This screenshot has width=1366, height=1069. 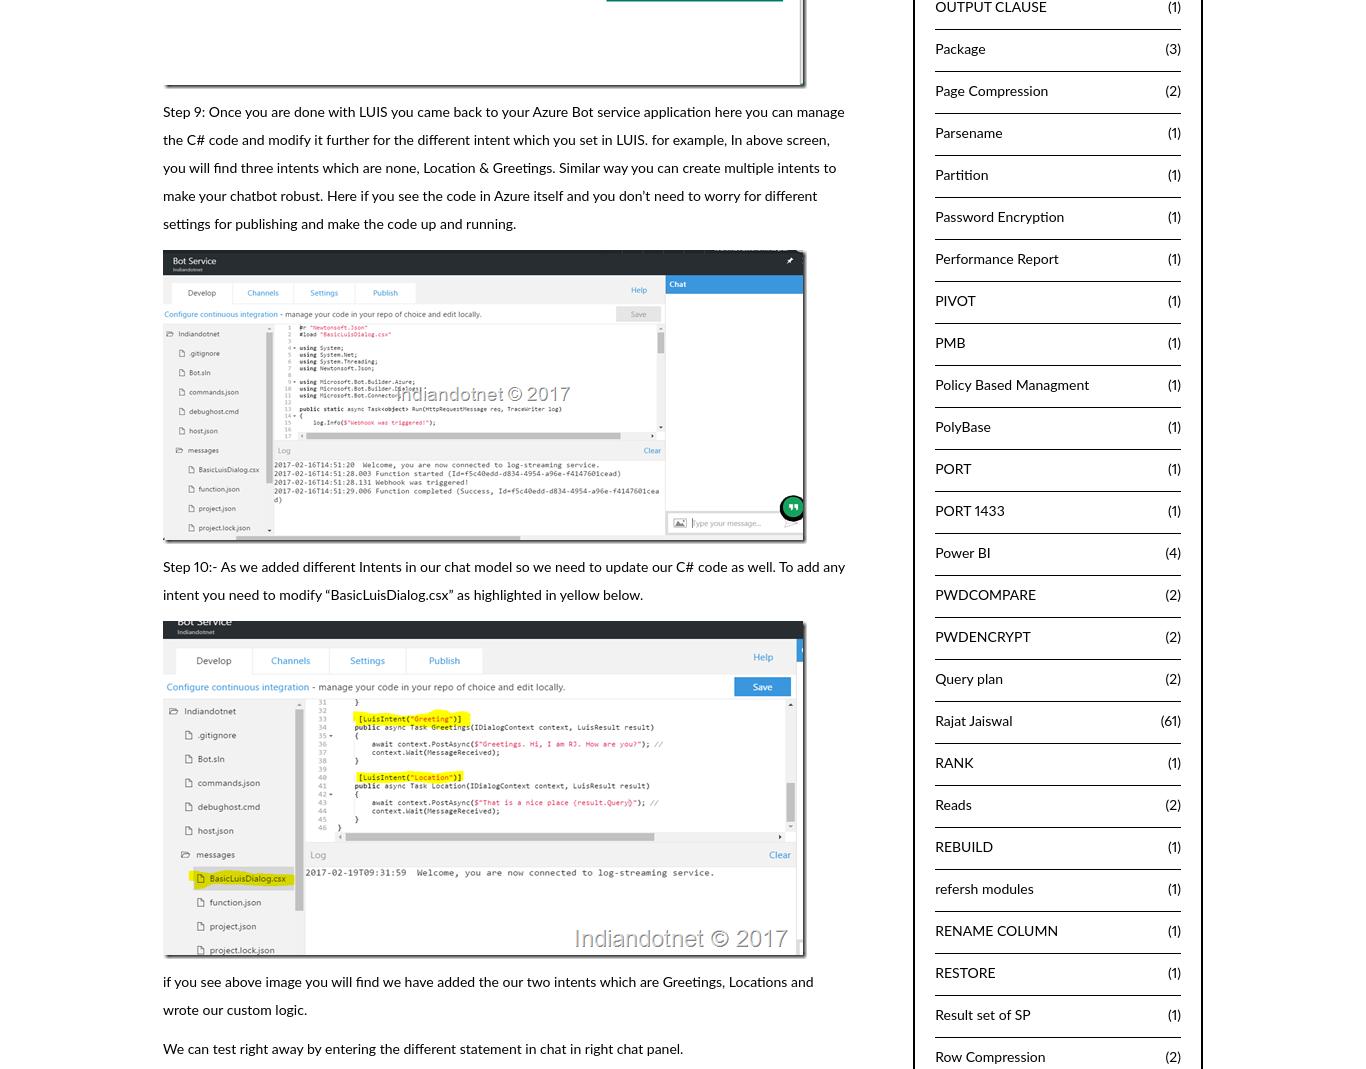 I want to click on 'PIVOT', so click(x=954, y=300).